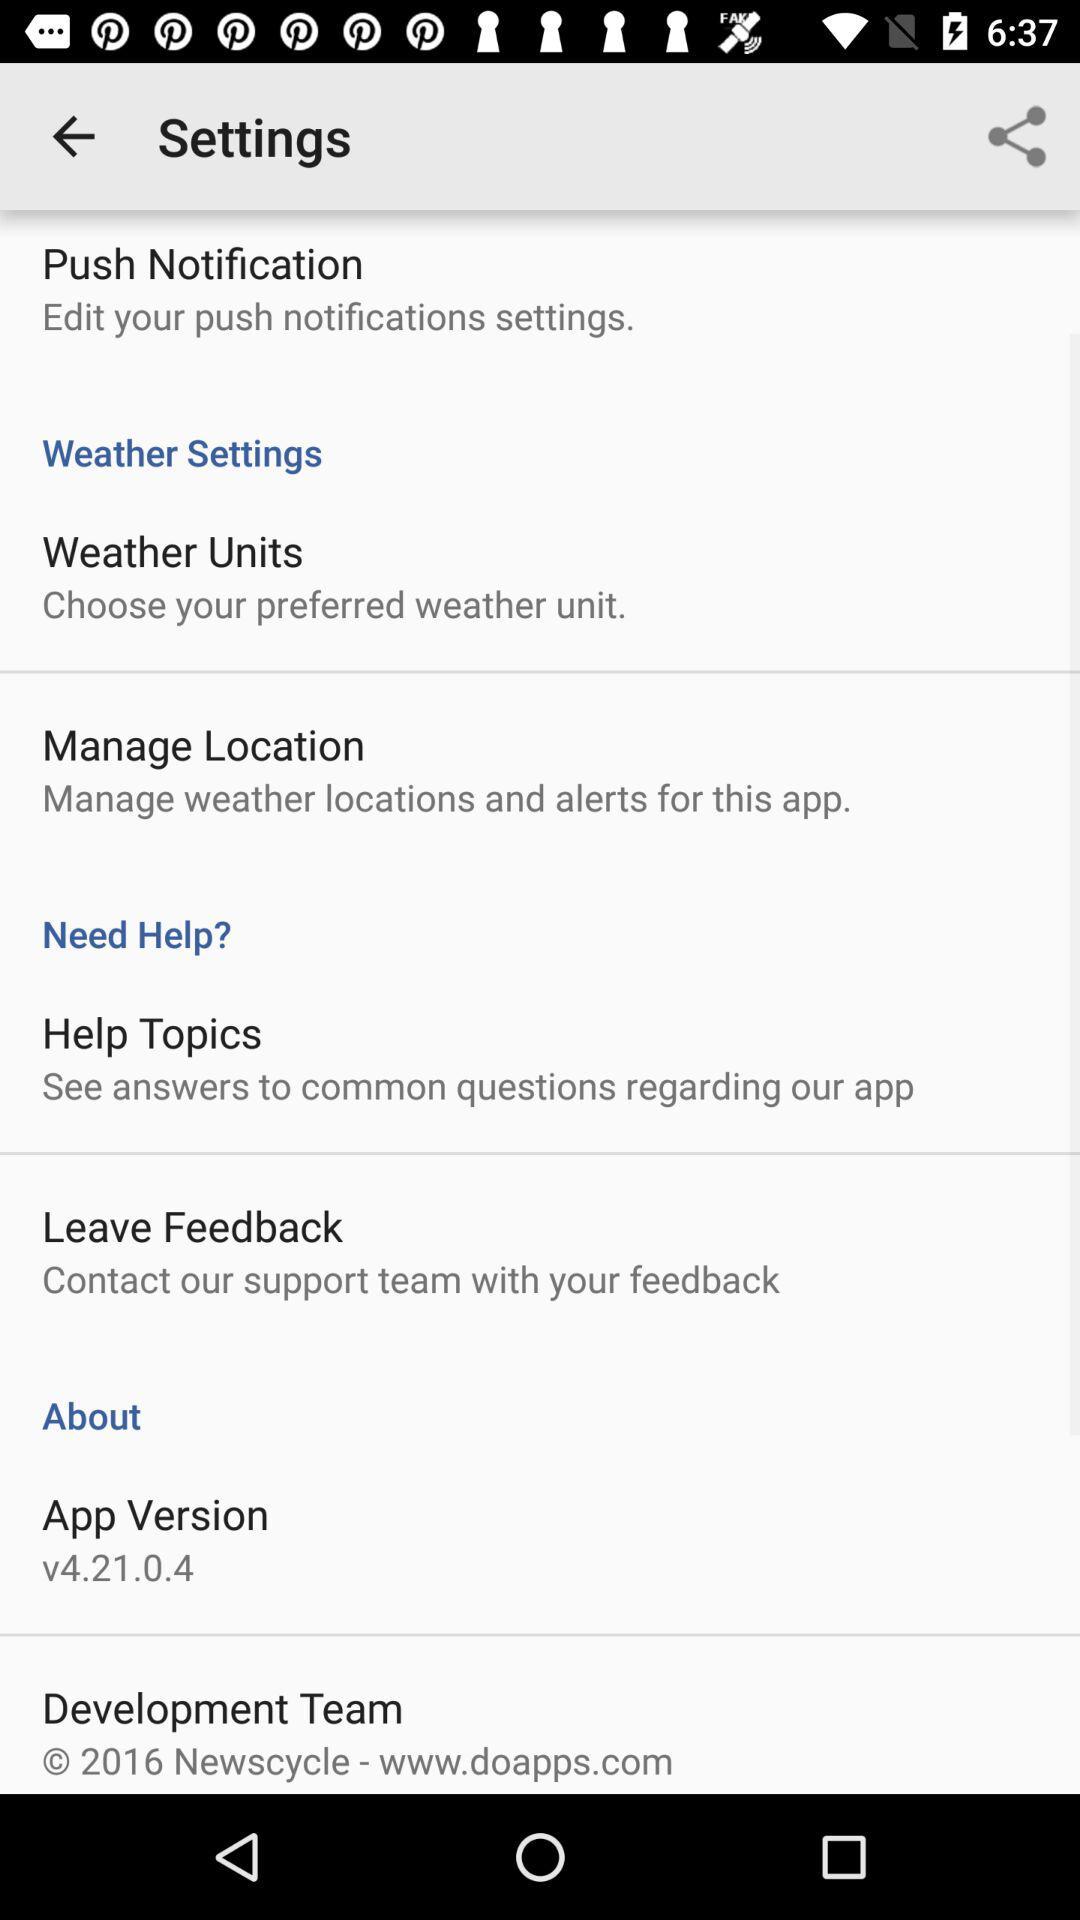 Image resolution: width=1080 pixels, height=1920 pixels. I want to click on the need help?, so click(540, 911).